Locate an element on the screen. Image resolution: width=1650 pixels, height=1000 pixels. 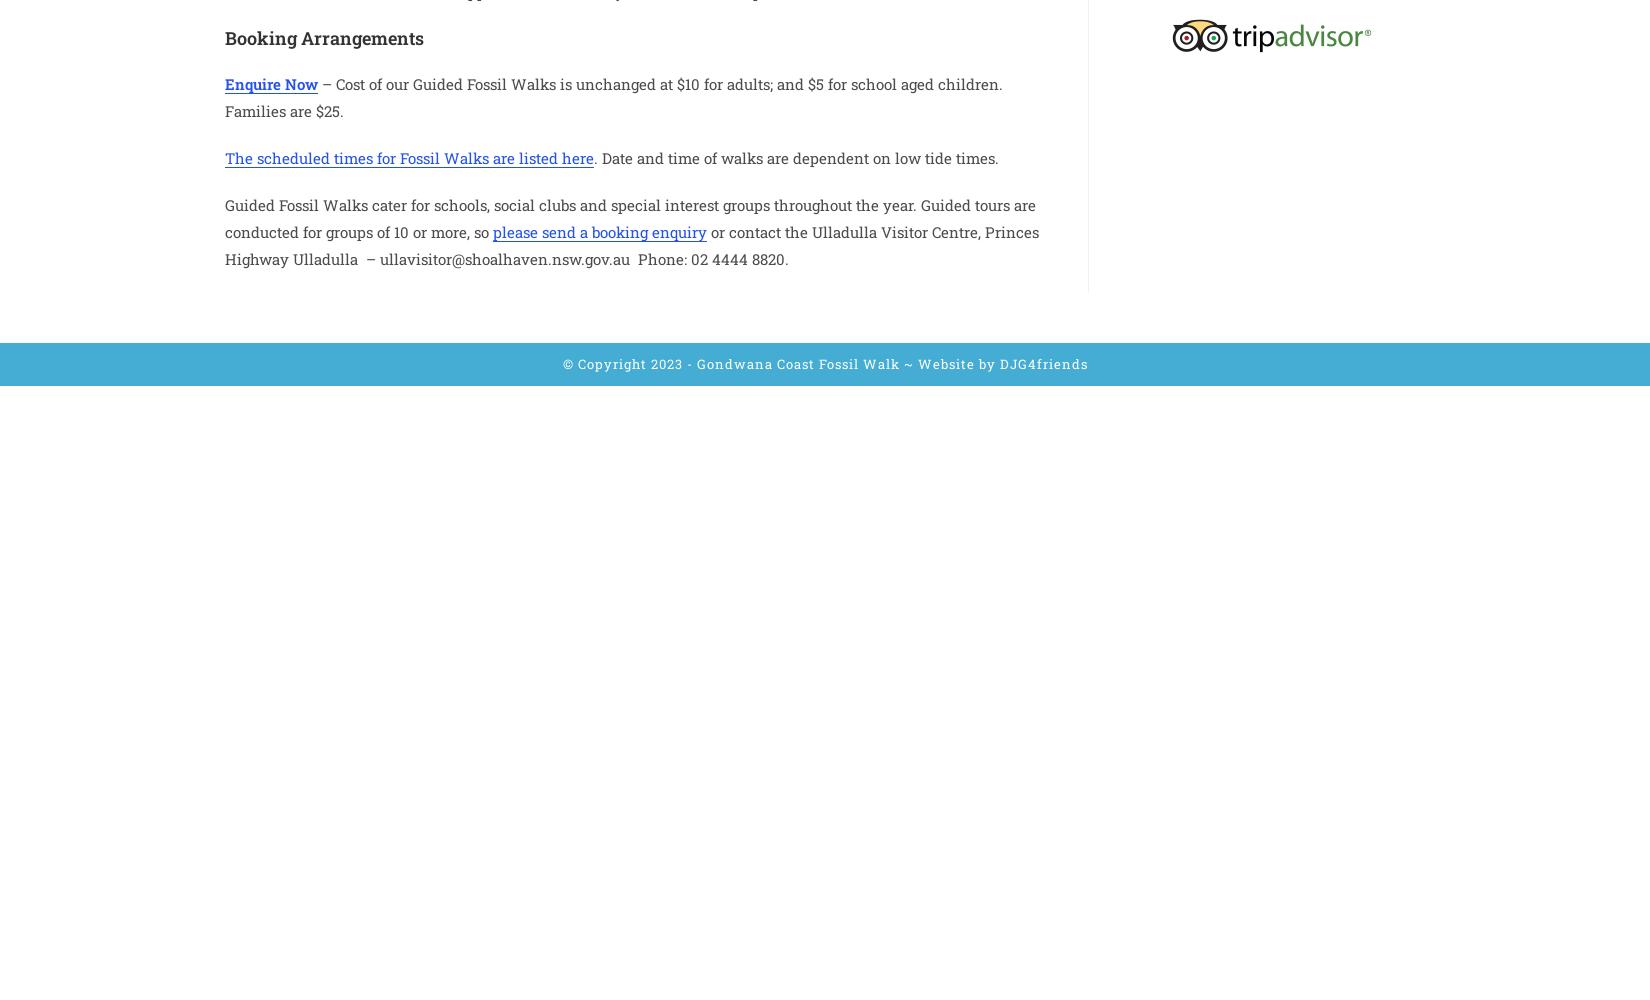
'Enquire Now' is located at coordinates (271, 82).